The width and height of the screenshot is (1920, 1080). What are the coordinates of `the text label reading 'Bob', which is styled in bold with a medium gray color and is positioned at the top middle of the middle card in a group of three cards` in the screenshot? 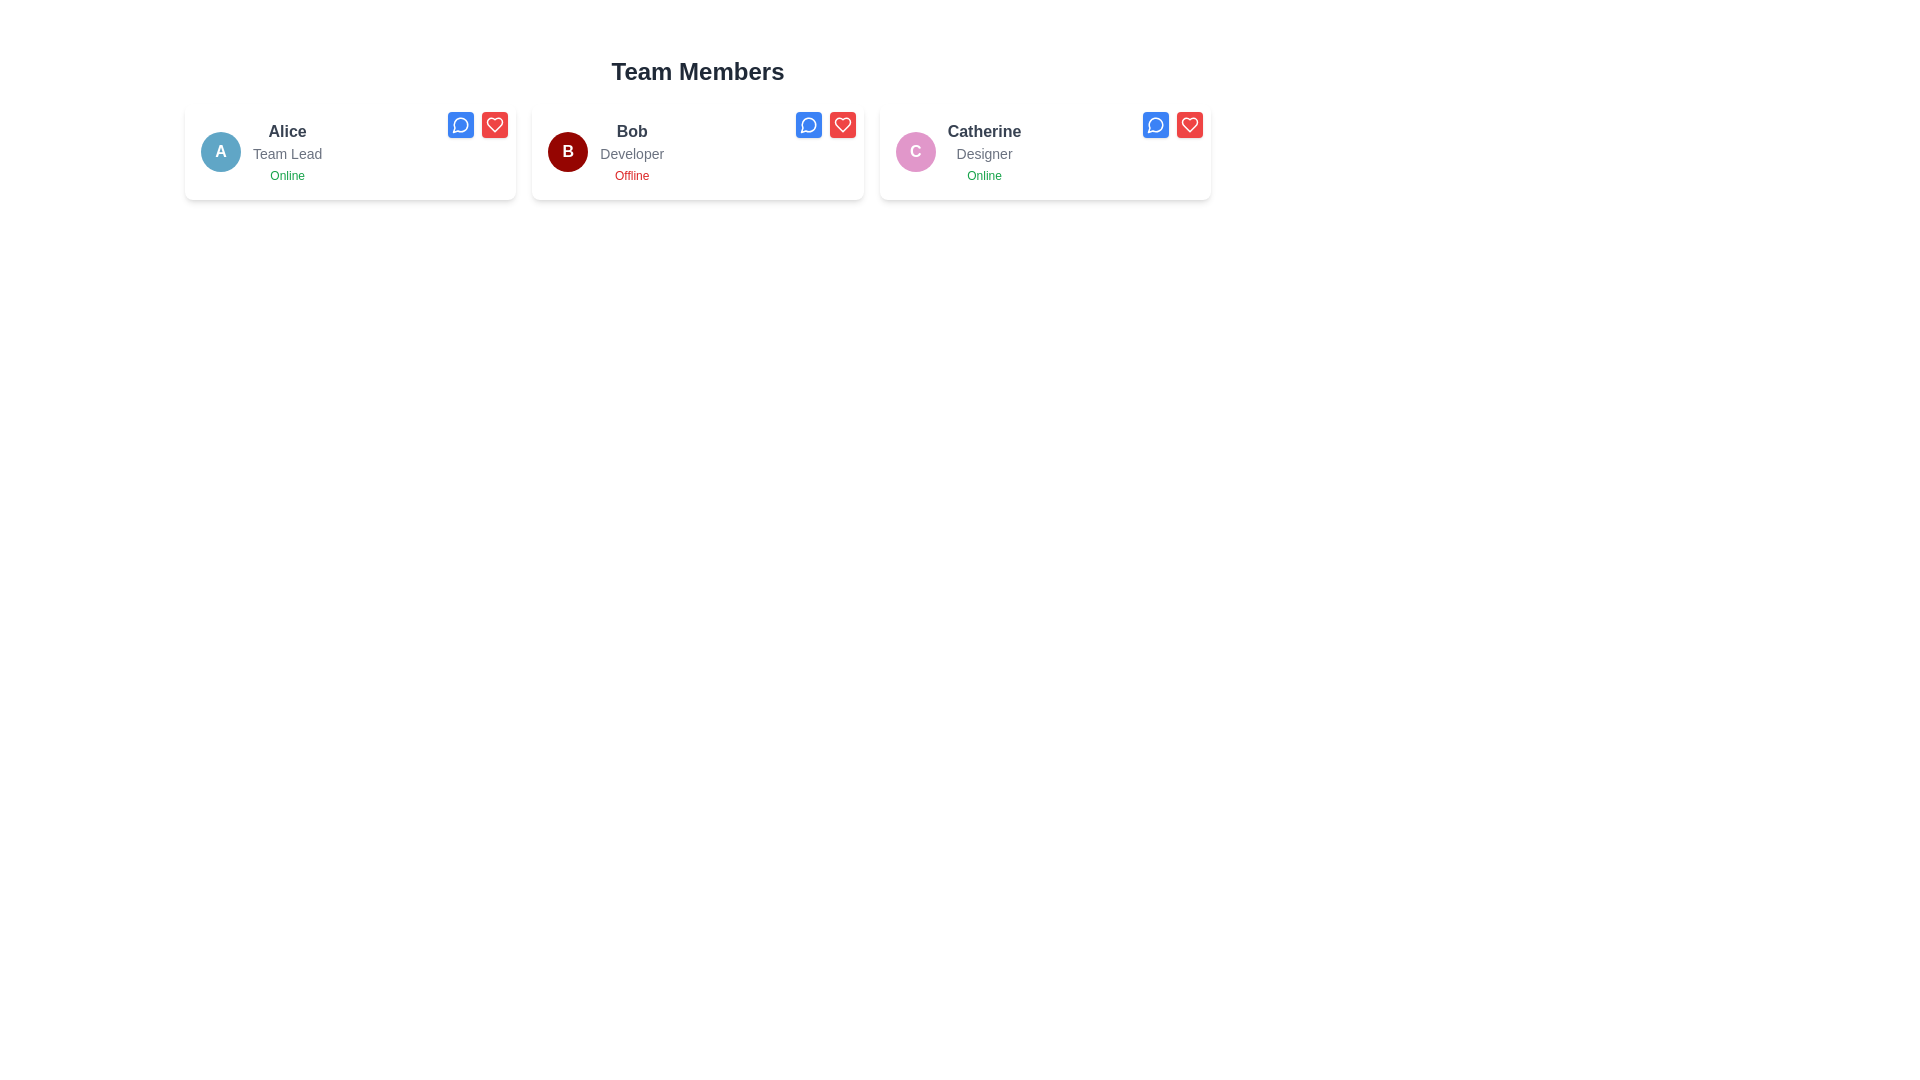 It's located at (631, 131).